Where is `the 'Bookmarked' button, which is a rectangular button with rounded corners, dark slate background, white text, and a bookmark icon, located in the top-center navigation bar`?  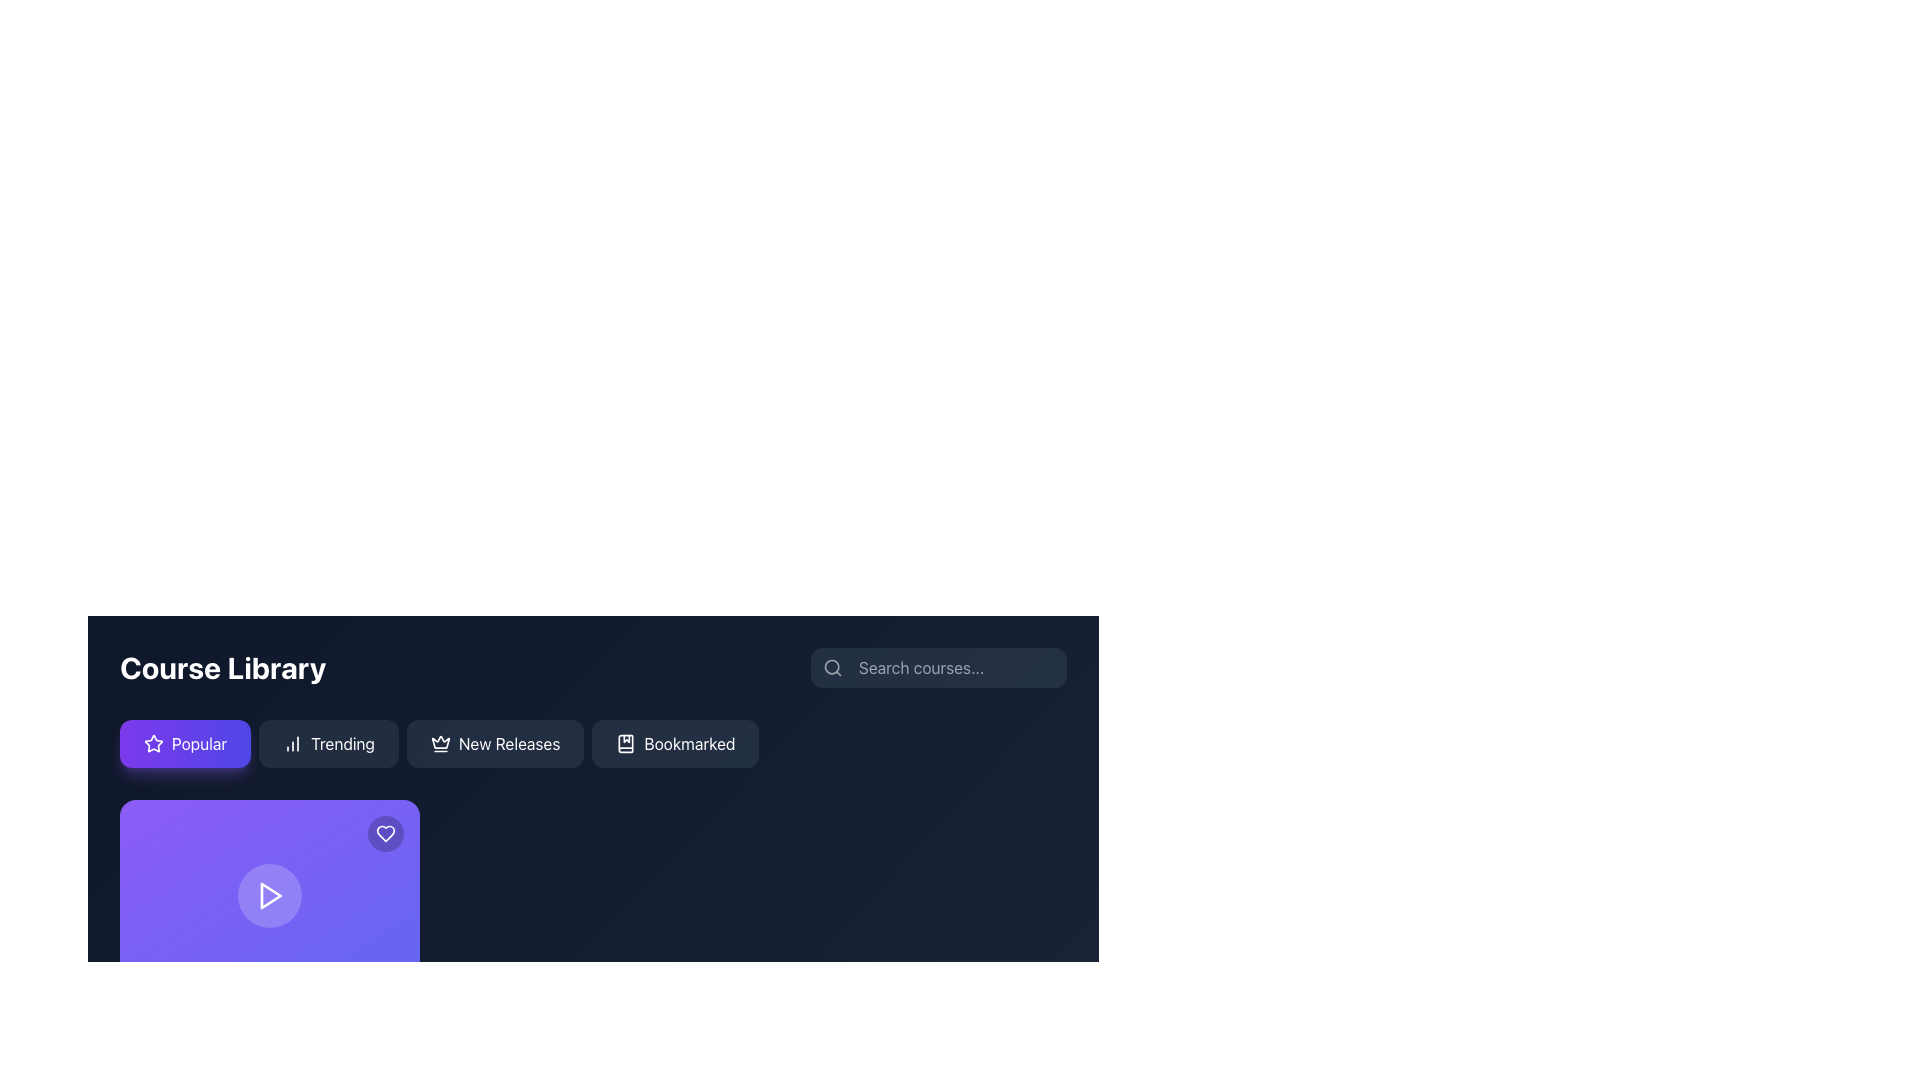
the 'Bookmarked' button, which is a rectangular button with rounded corners, dark slate background, white text, and a bookmark icon, located in the top-center navigation bar is located at coordinates (675, 744).